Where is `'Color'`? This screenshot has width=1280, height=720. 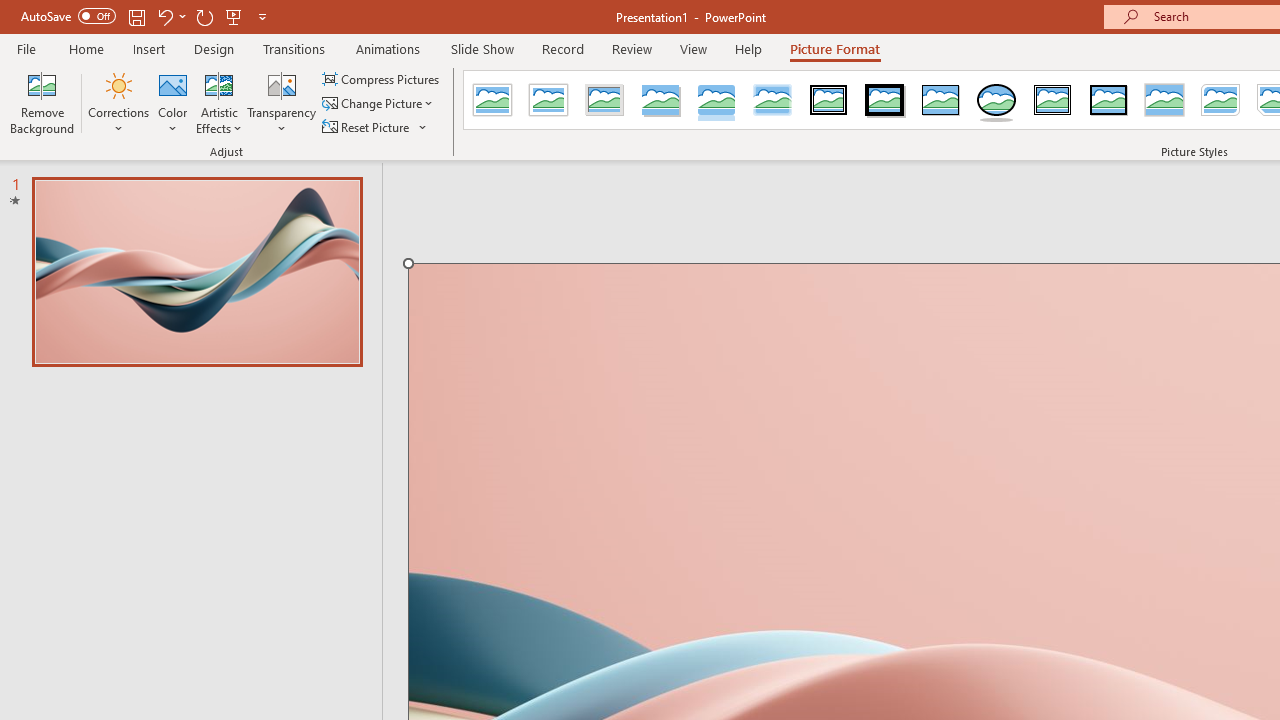
'Color' is located at coordinates (173, 103).